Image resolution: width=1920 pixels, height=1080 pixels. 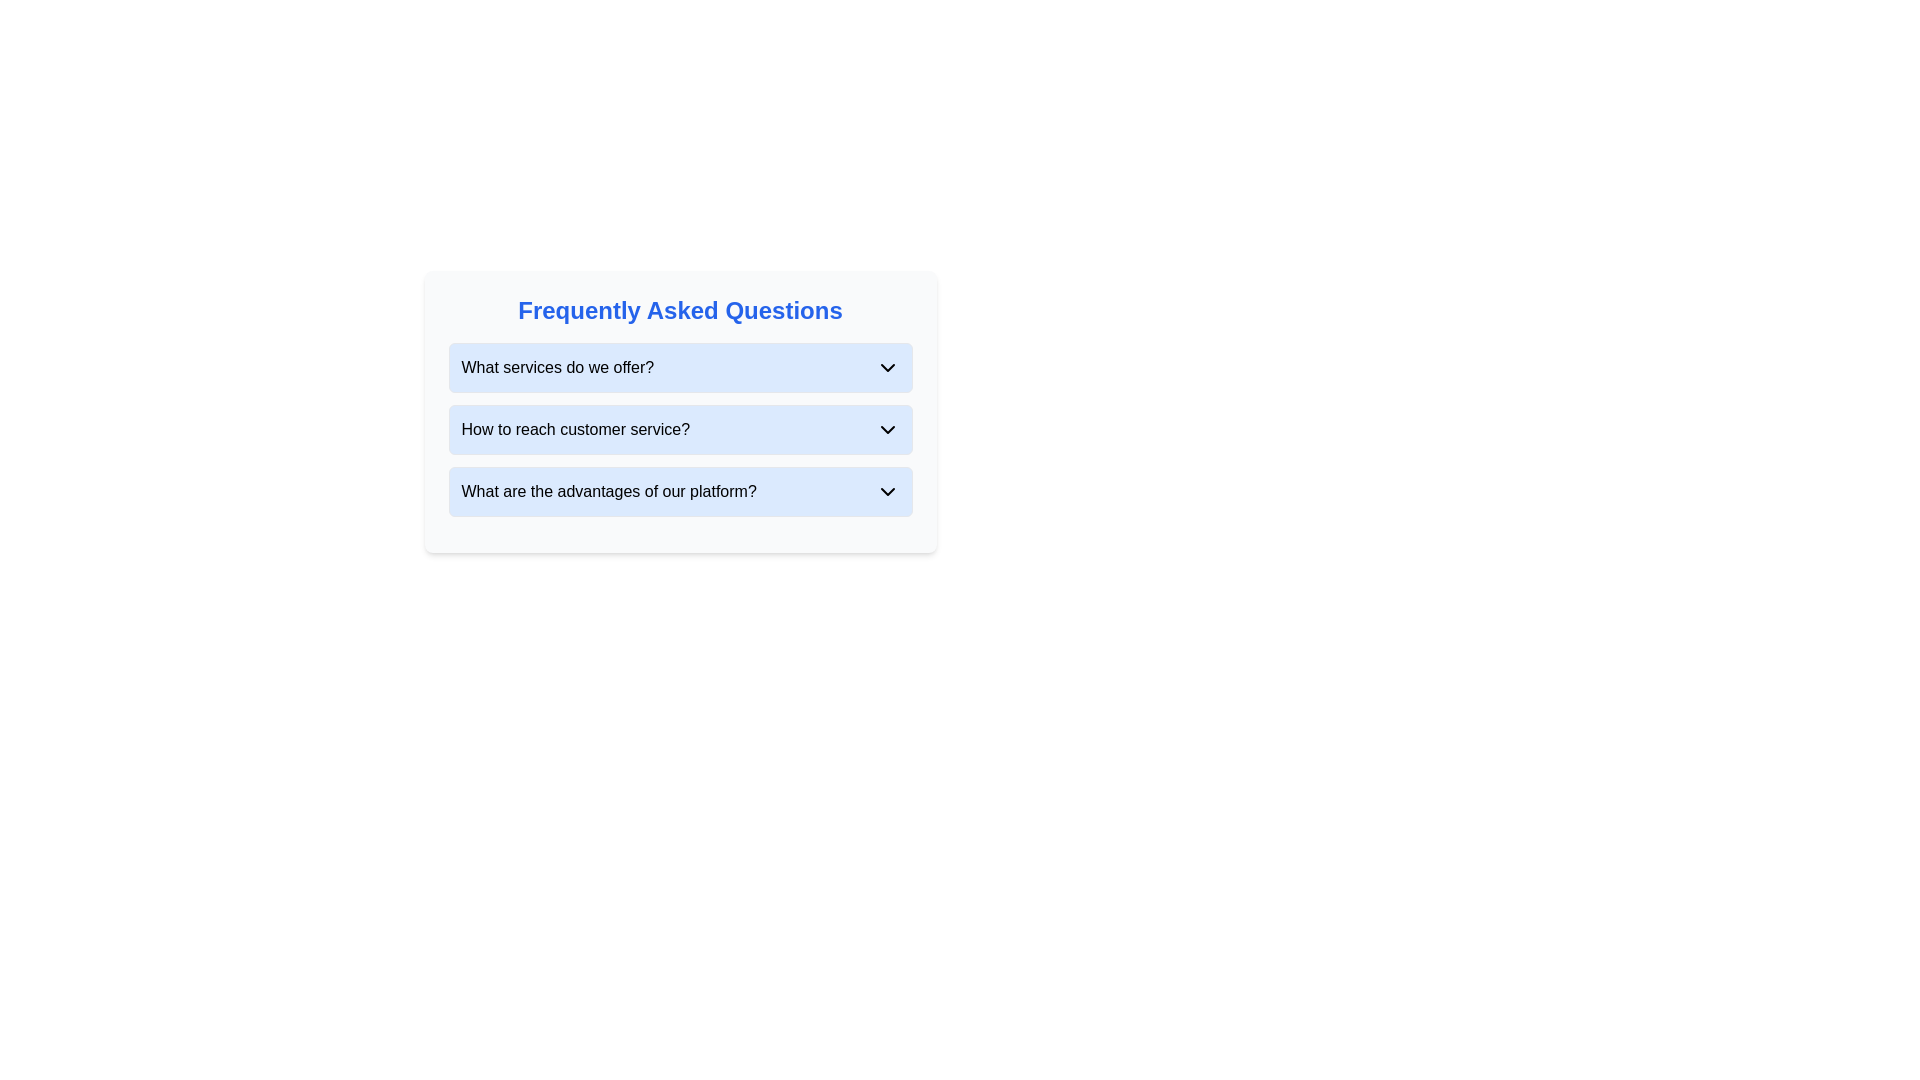 What do you see at coordinates (886, 367) in the screenshot?
I see `the toggle icon for expanding or collapsing the content related to 'What services do we offer?'` at bounding box center [886, 367].